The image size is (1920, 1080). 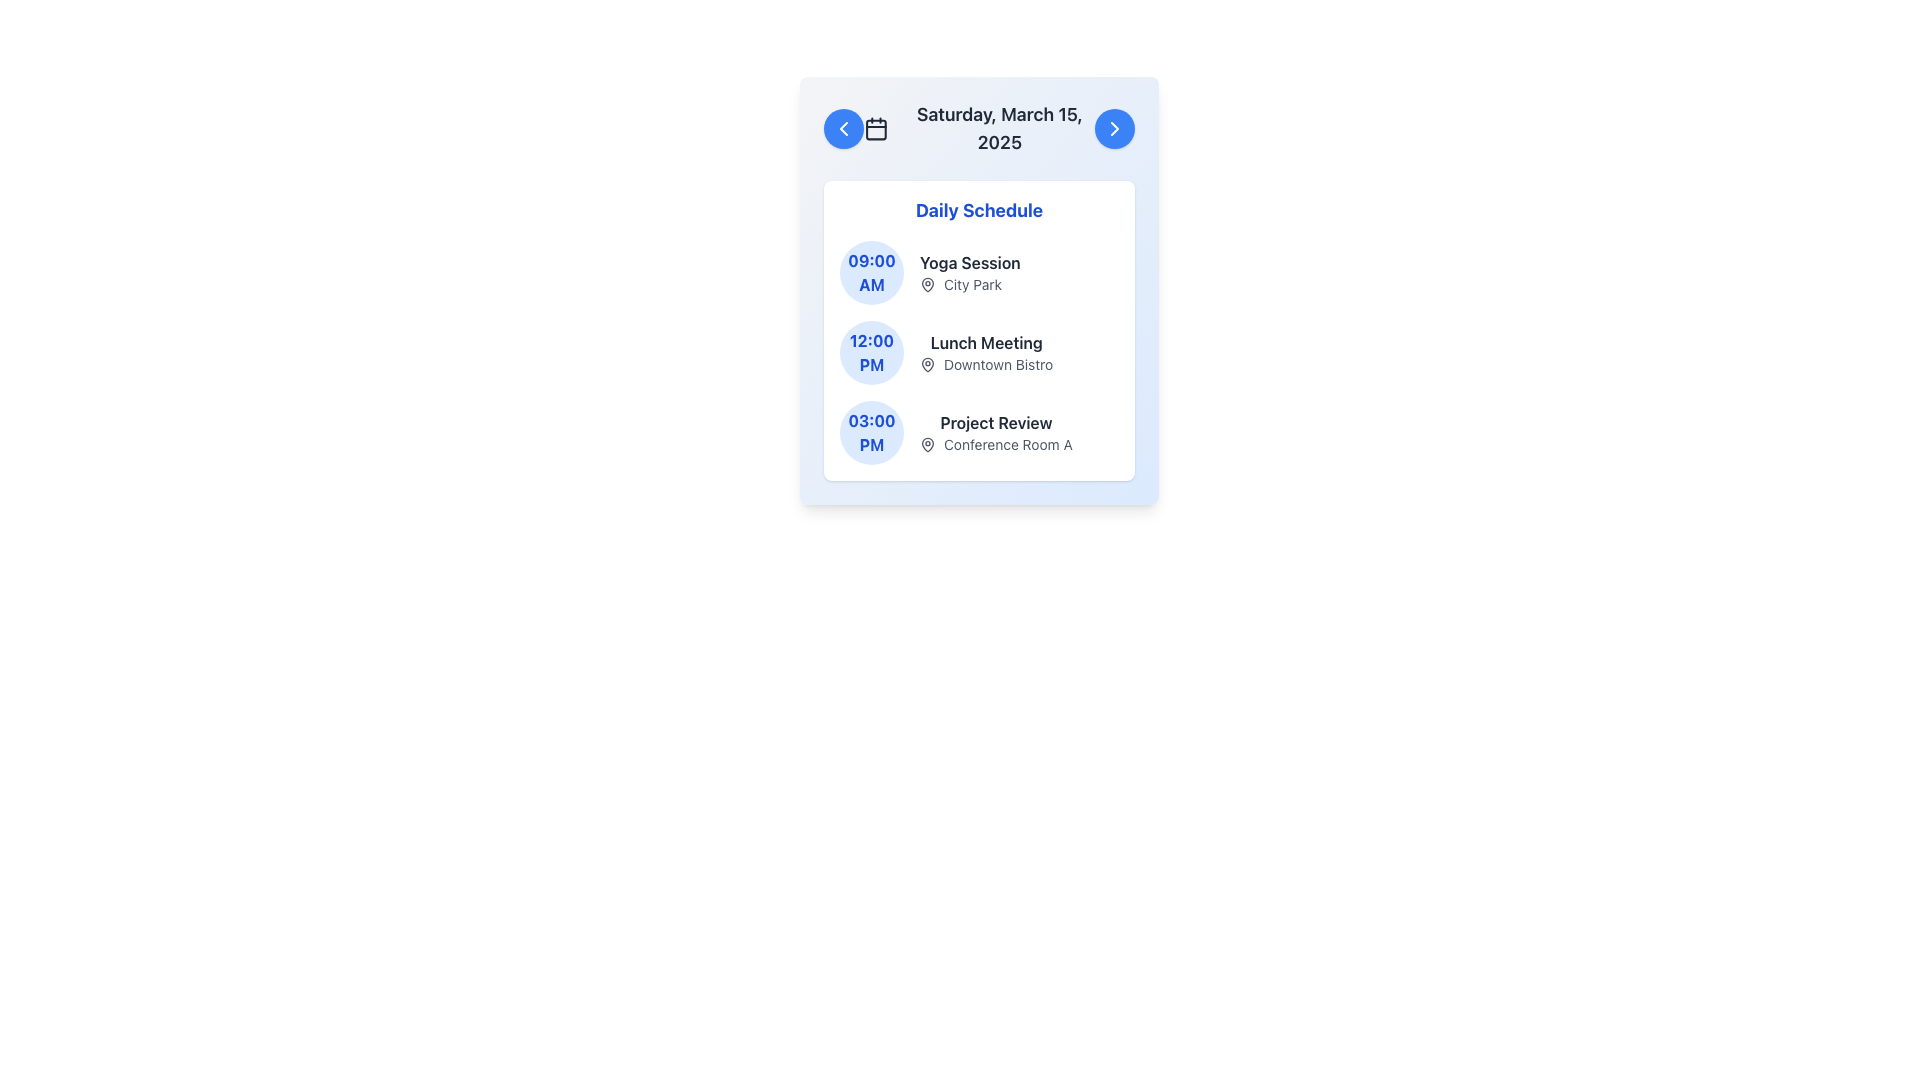 I want to click on the navigational control icon located at the top-right corner of the interface's header, so click(x=1113, y=128).